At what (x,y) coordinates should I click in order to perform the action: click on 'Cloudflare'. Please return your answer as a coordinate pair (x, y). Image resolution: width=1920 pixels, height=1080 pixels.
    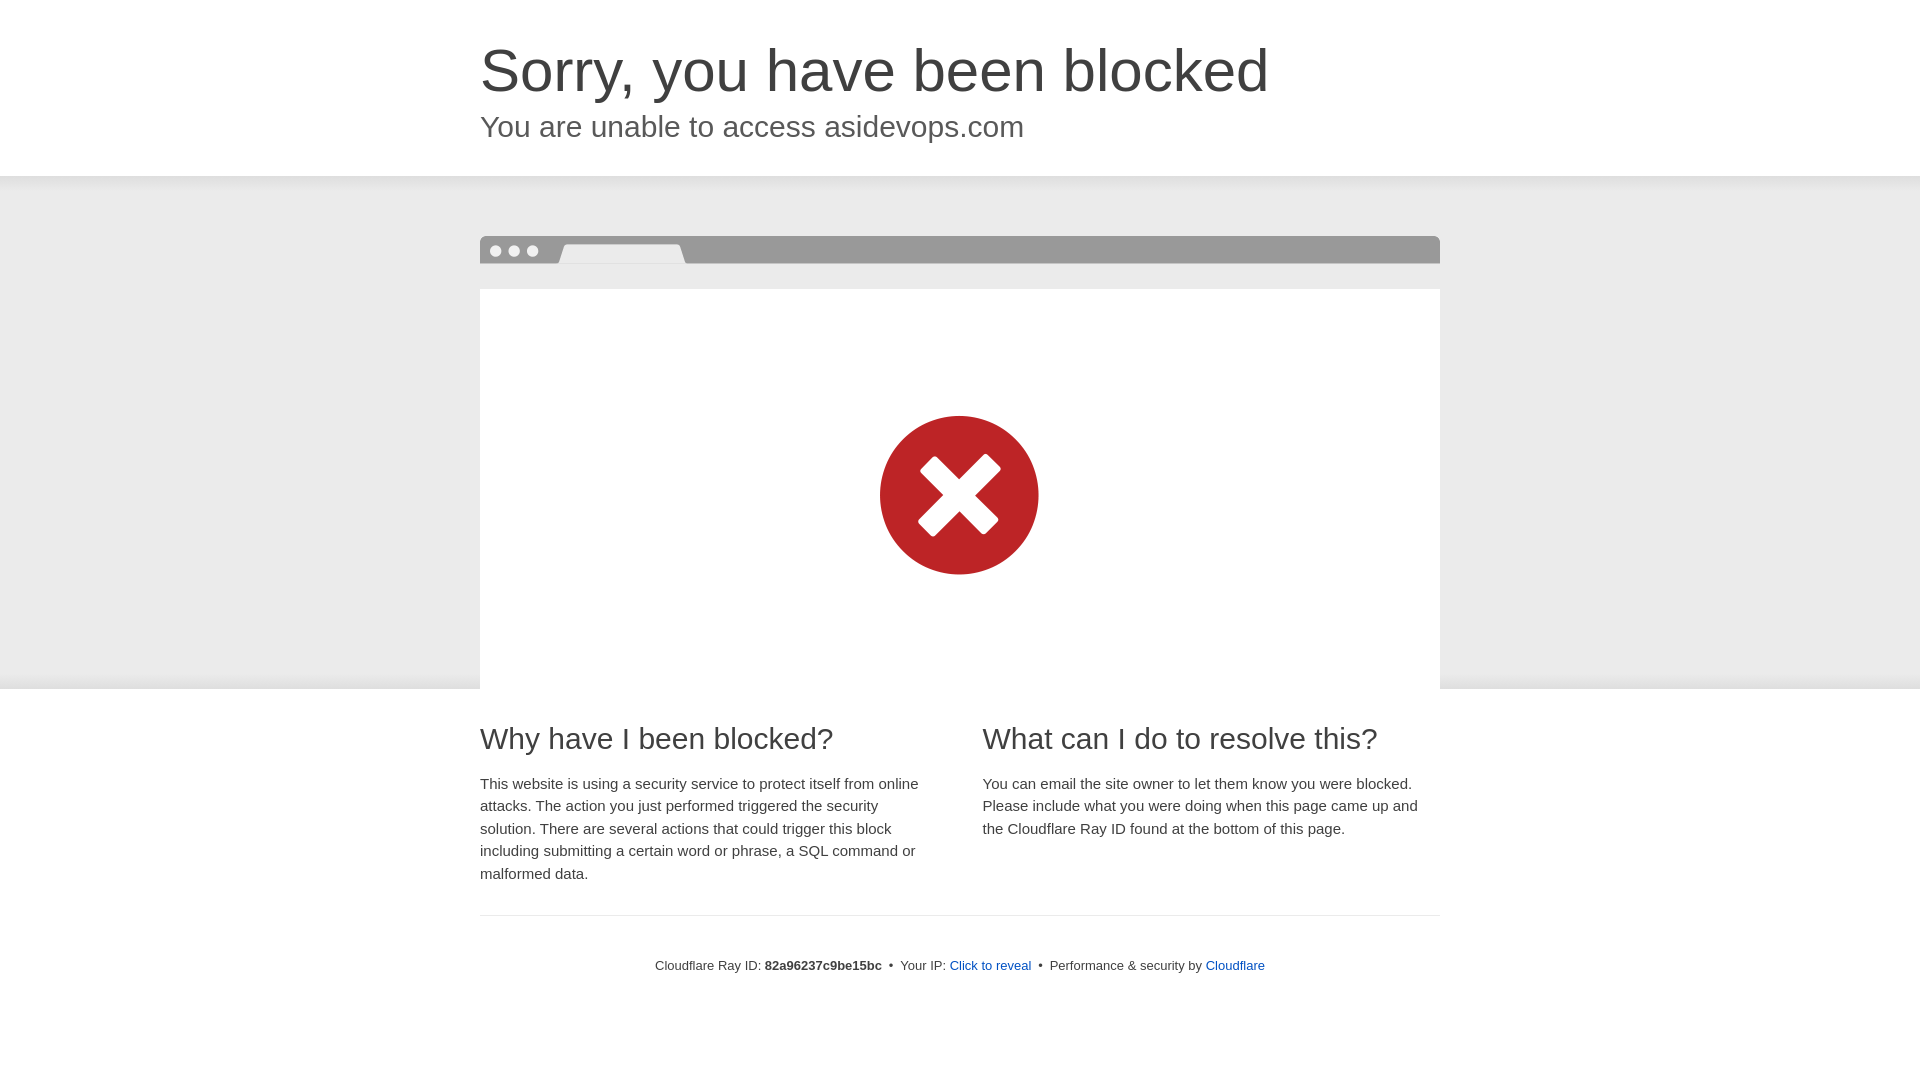
    Looking at the image, I should click on (1234, 964).